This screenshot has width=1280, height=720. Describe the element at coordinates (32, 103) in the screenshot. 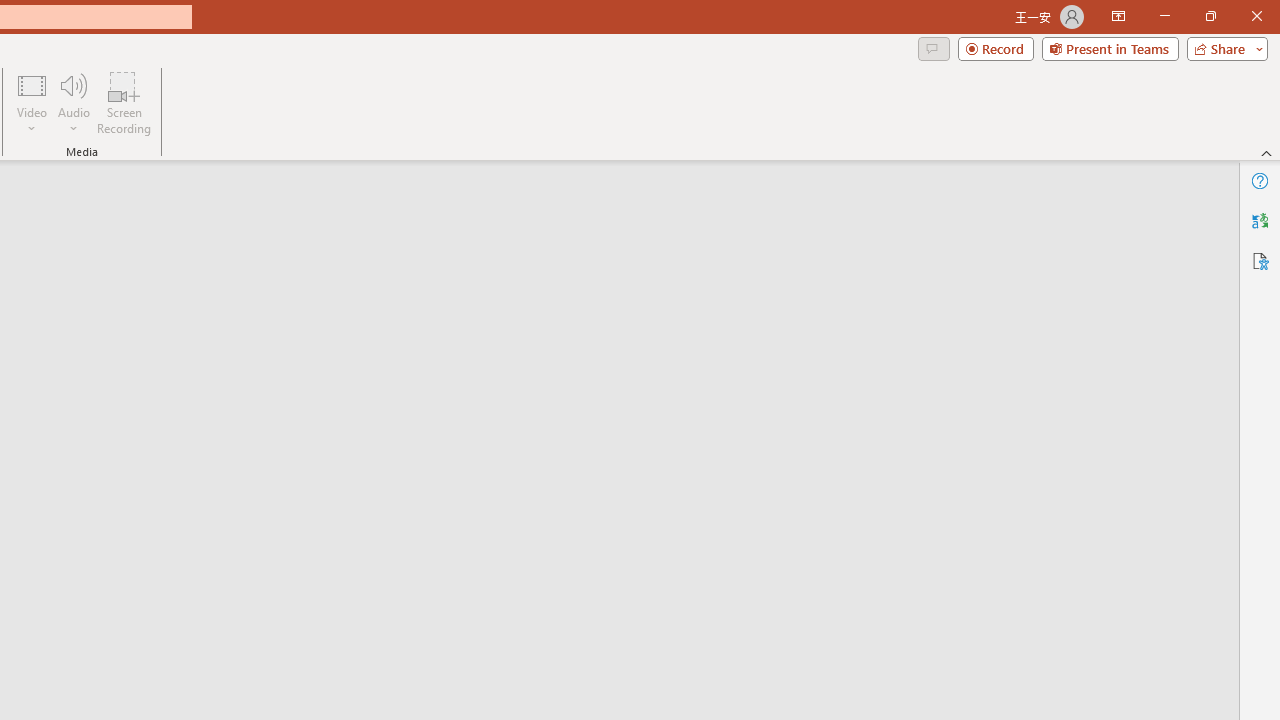

I see `'Video'` at that location.